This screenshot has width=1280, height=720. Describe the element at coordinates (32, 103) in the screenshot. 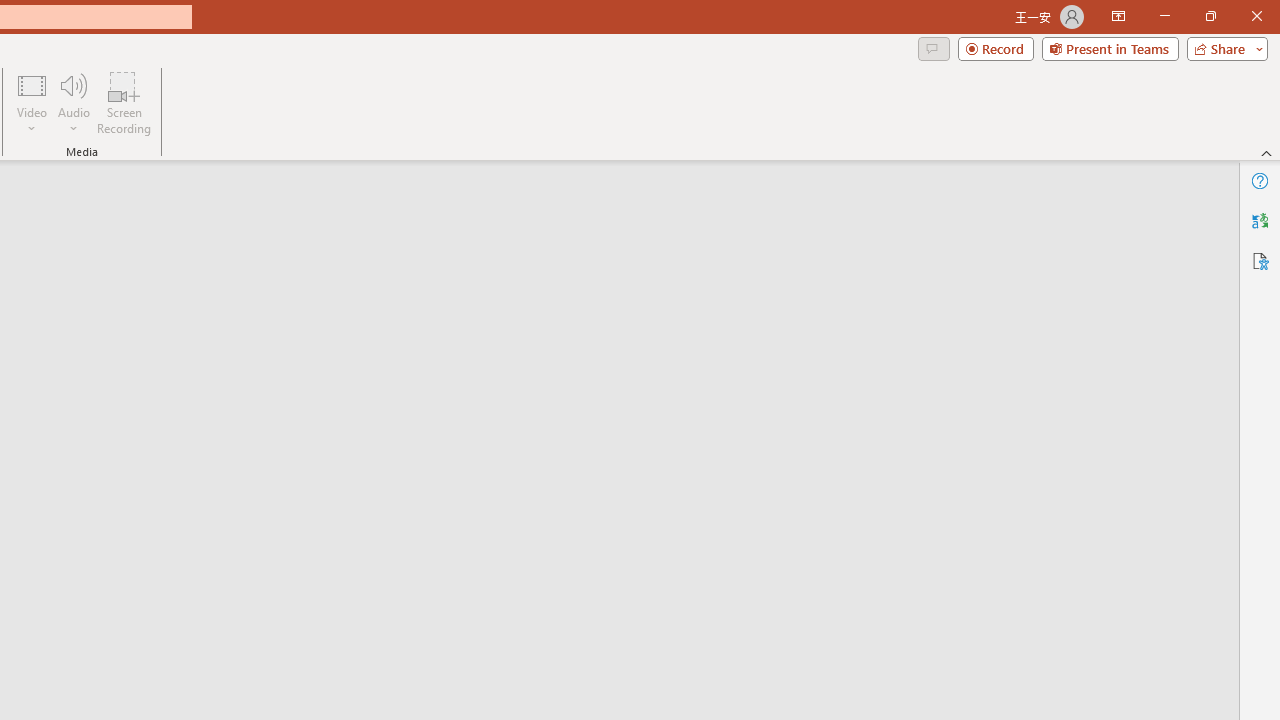

I see `'Video'` at that location.